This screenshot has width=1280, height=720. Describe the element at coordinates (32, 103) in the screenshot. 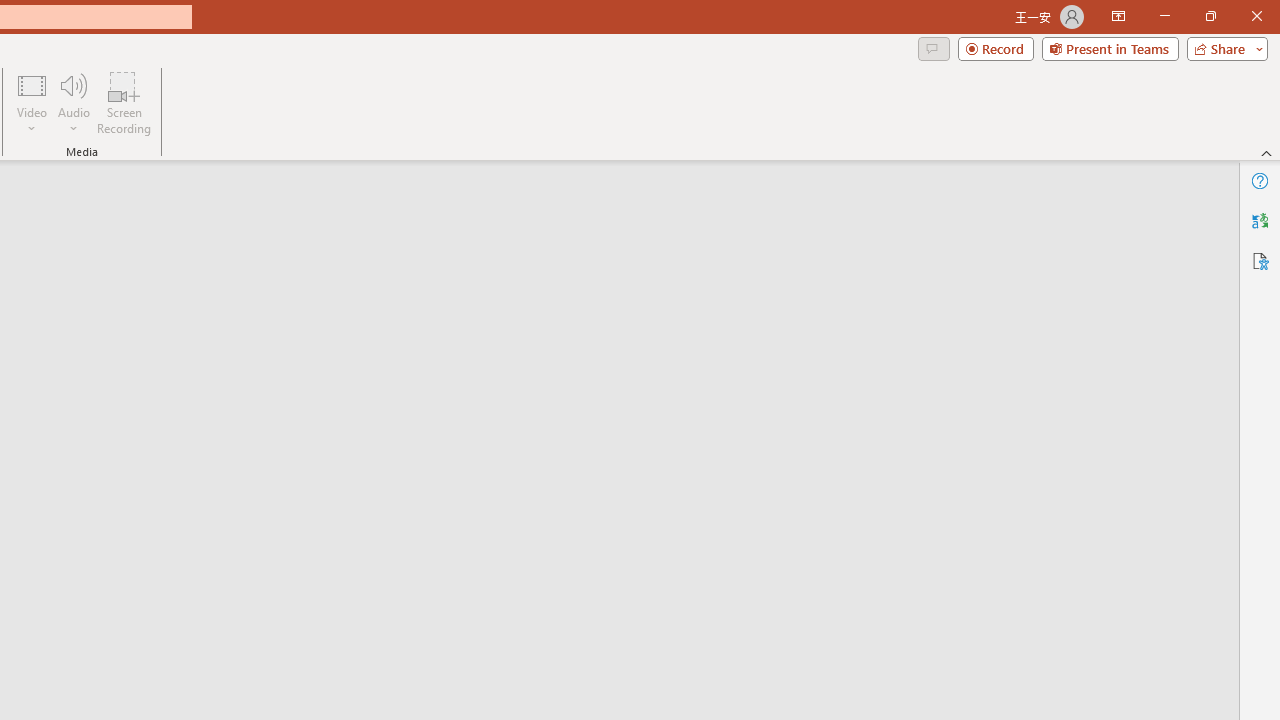

I see `'Video'` at that location.